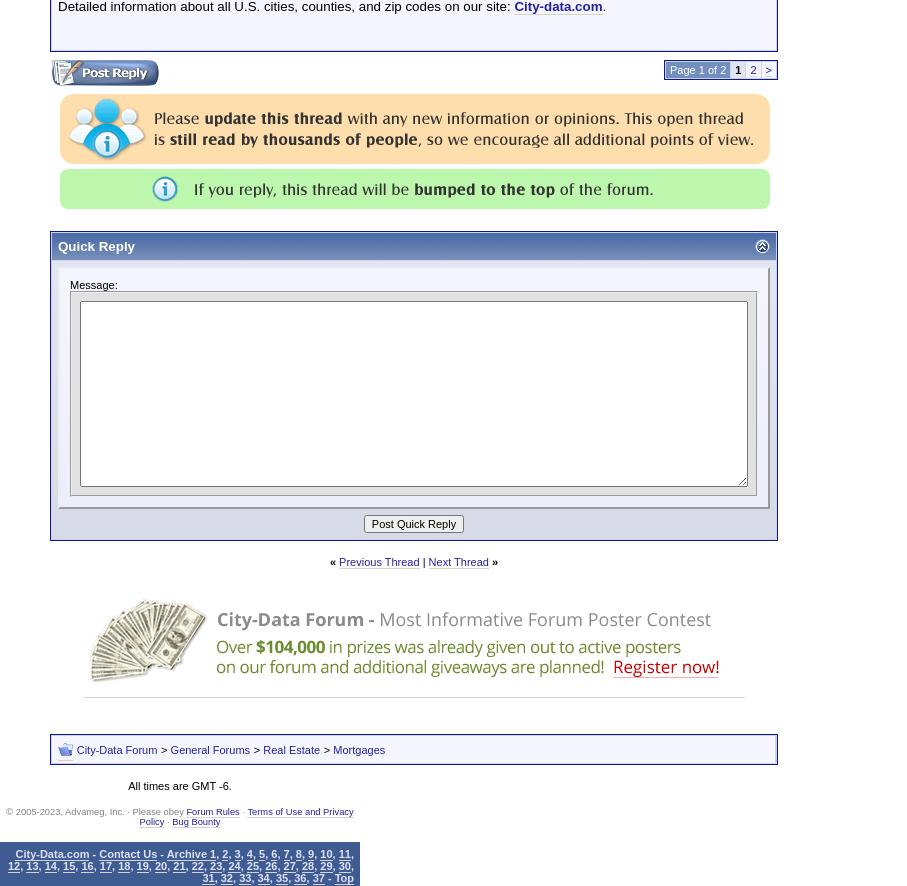 The height and width of the screenshot is (886, 907). What do you see at coordinates (284, 852) in the screenshot?
I see `'7'` at bounding box center [284, 852].